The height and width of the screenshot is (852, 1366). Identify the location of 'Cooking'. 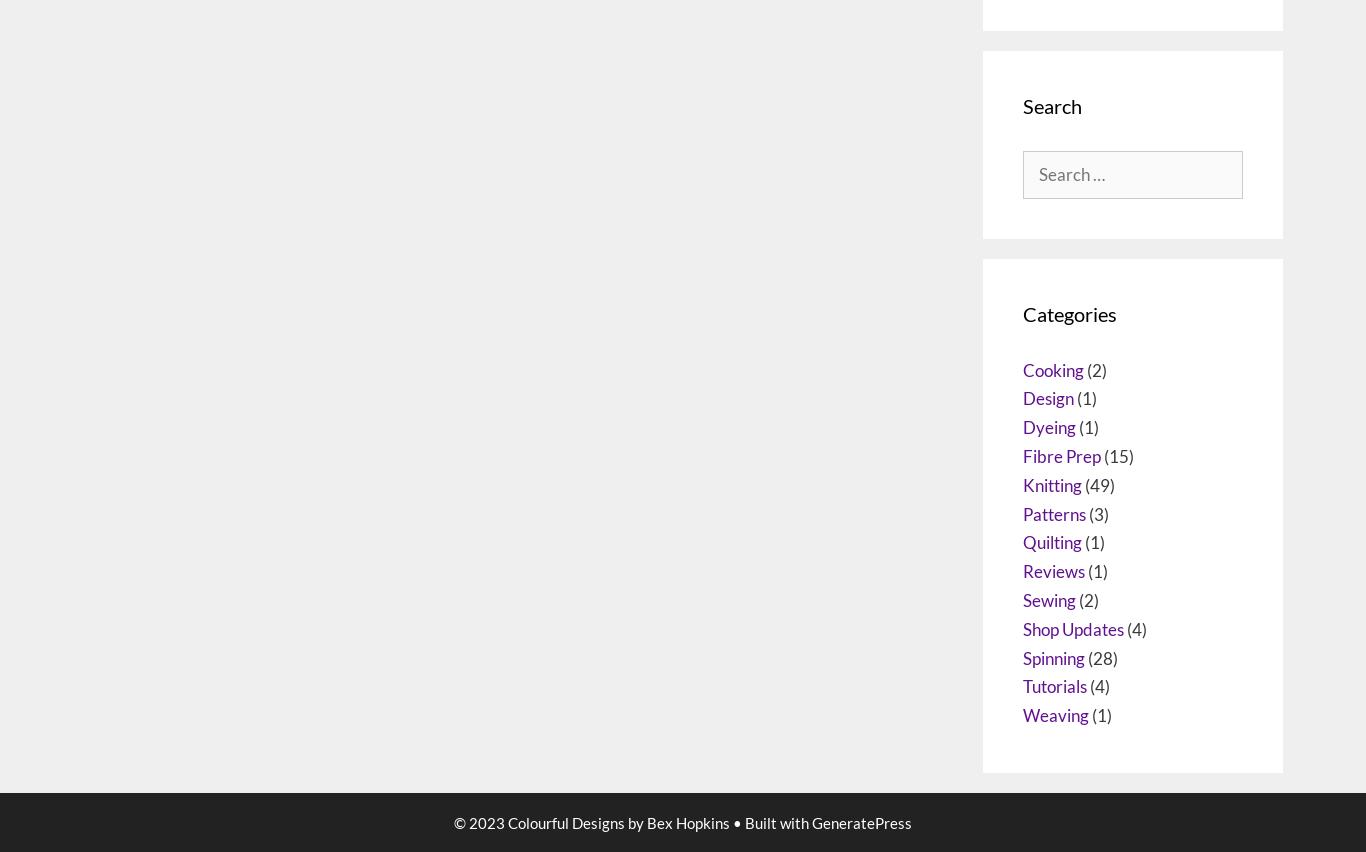
(1052, 518).